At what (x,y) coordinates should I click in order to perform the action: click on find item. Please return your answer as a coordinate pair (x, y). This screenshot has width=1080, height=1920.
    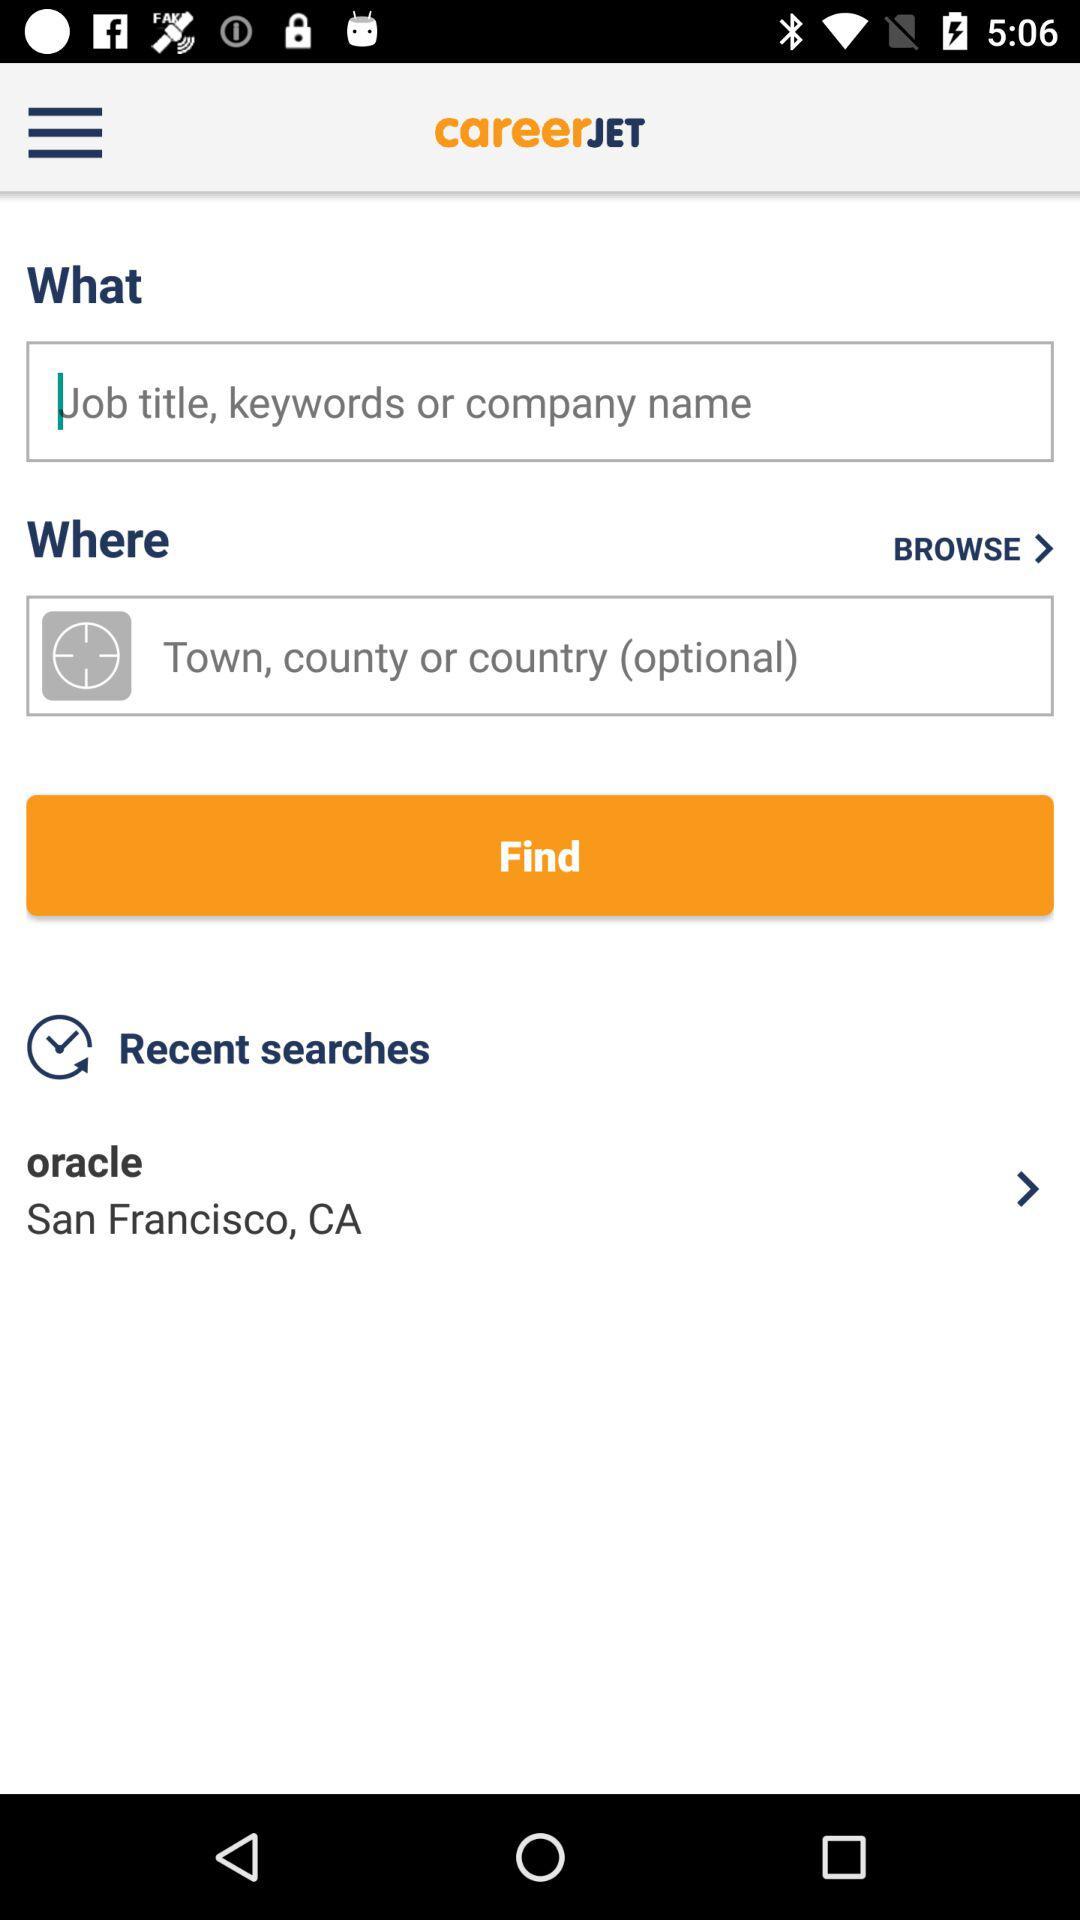
    Looking at the image, I should click on (540, 855).